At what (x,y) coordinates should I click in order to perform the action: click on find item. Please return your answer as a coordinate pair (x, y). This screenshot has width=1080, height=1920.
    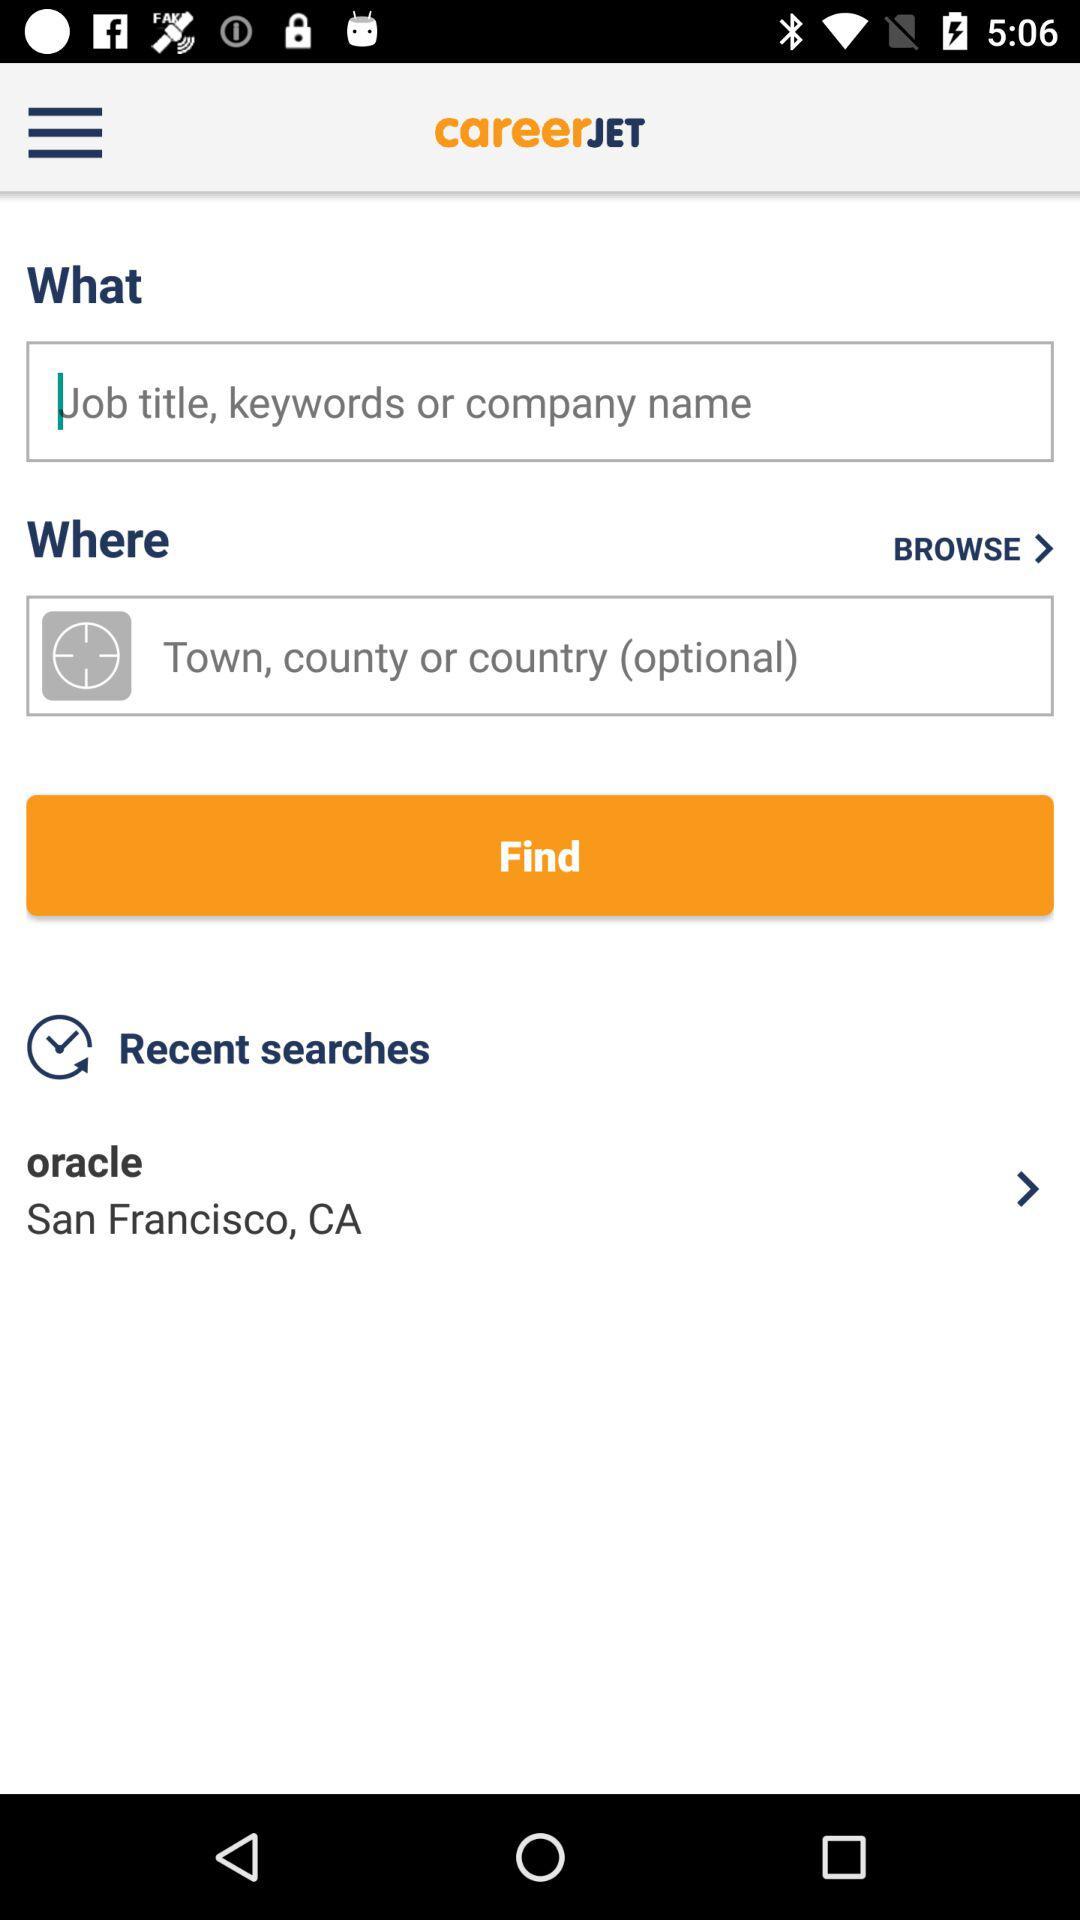
    Looking at the image, I should click on (540, 855).